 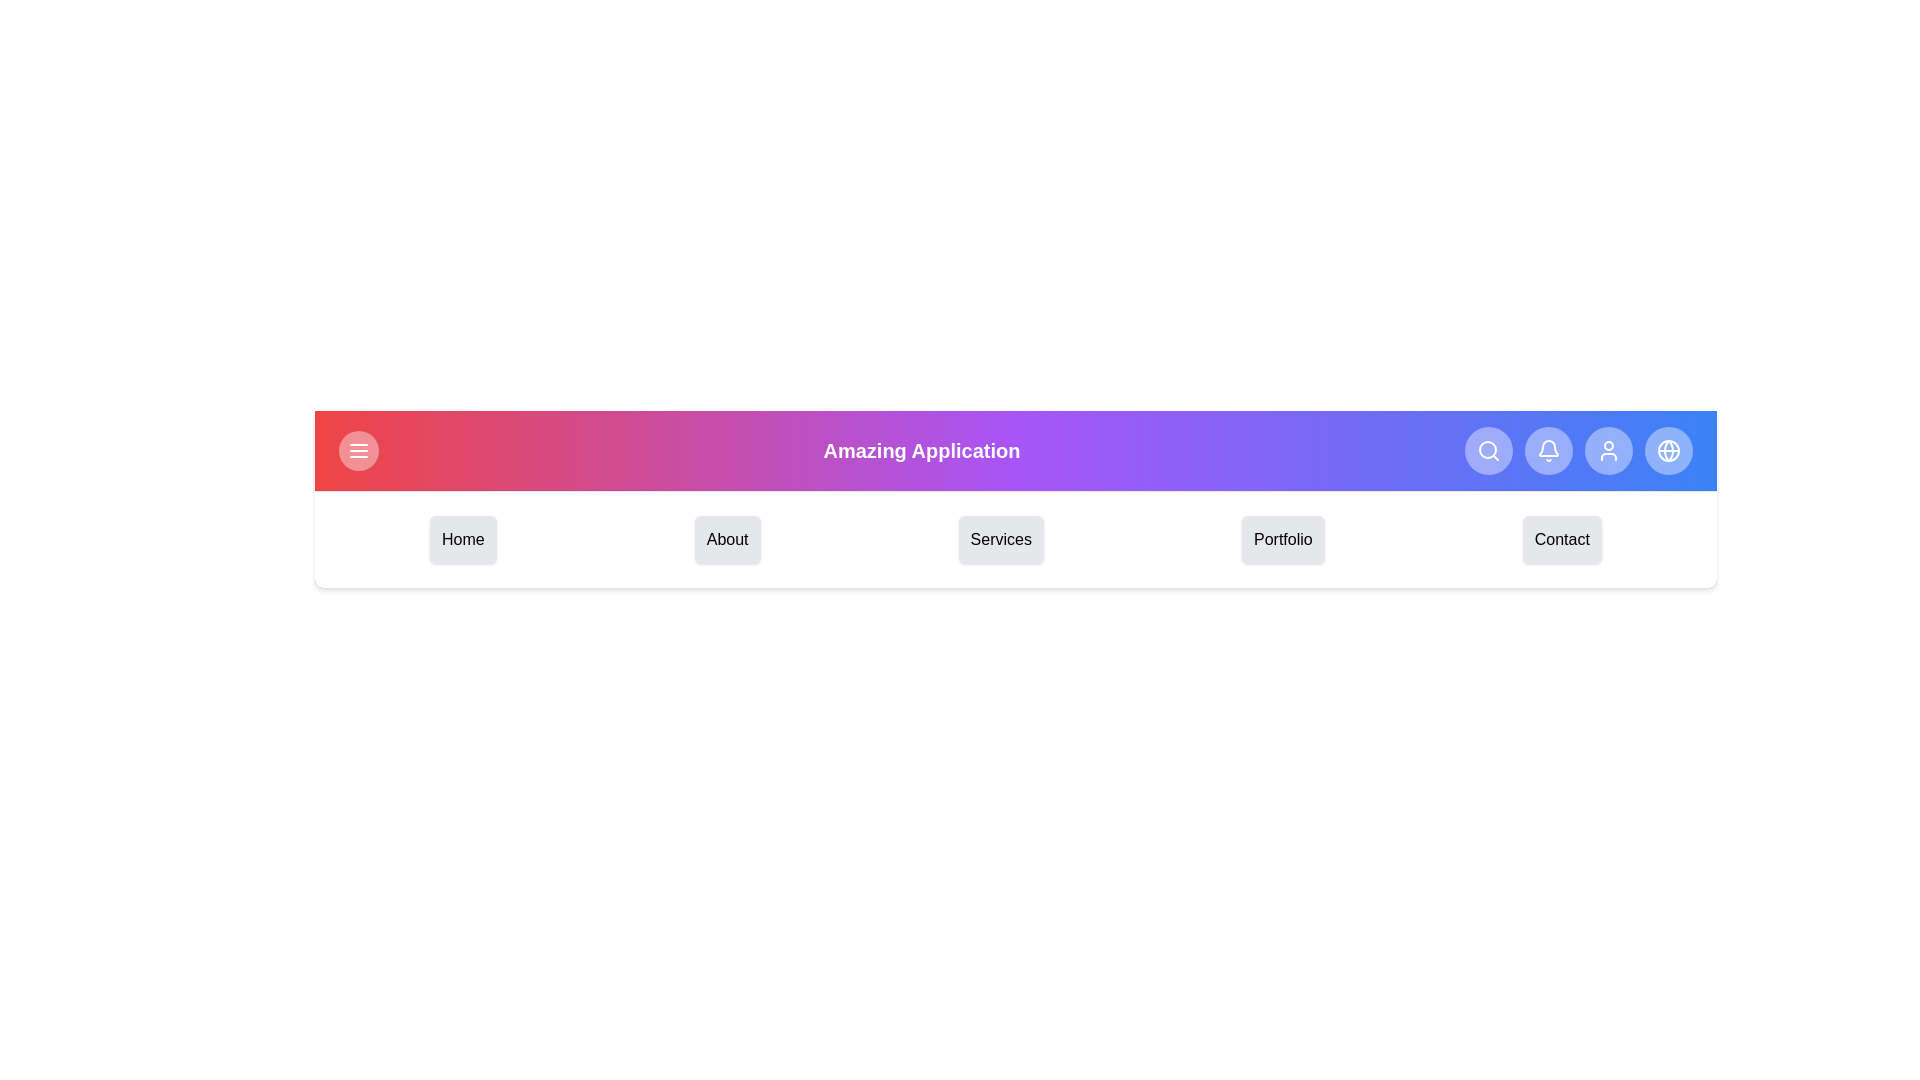 I want to click on the menu item About from the navigation bar, so click(x=725, y=540).